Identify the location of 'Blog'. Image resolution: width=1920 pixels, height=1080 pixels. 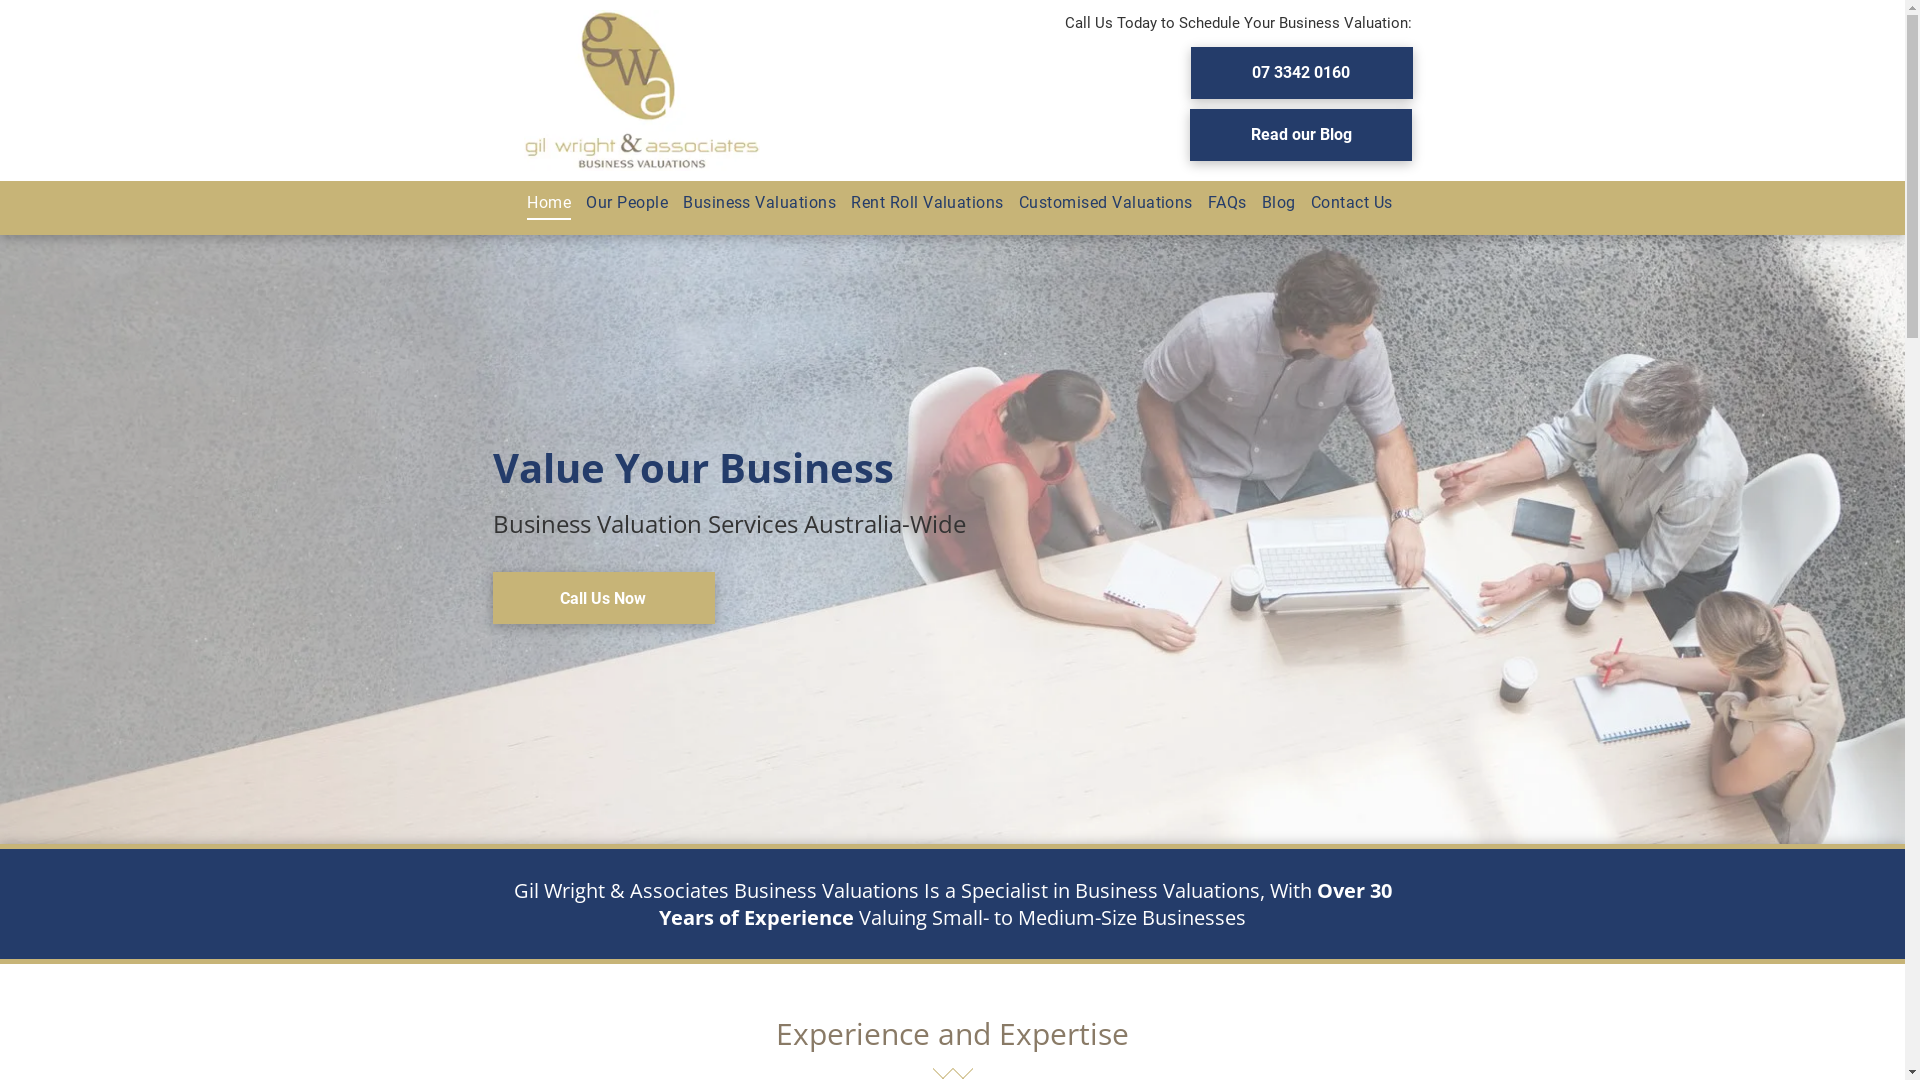
(1270, 203).